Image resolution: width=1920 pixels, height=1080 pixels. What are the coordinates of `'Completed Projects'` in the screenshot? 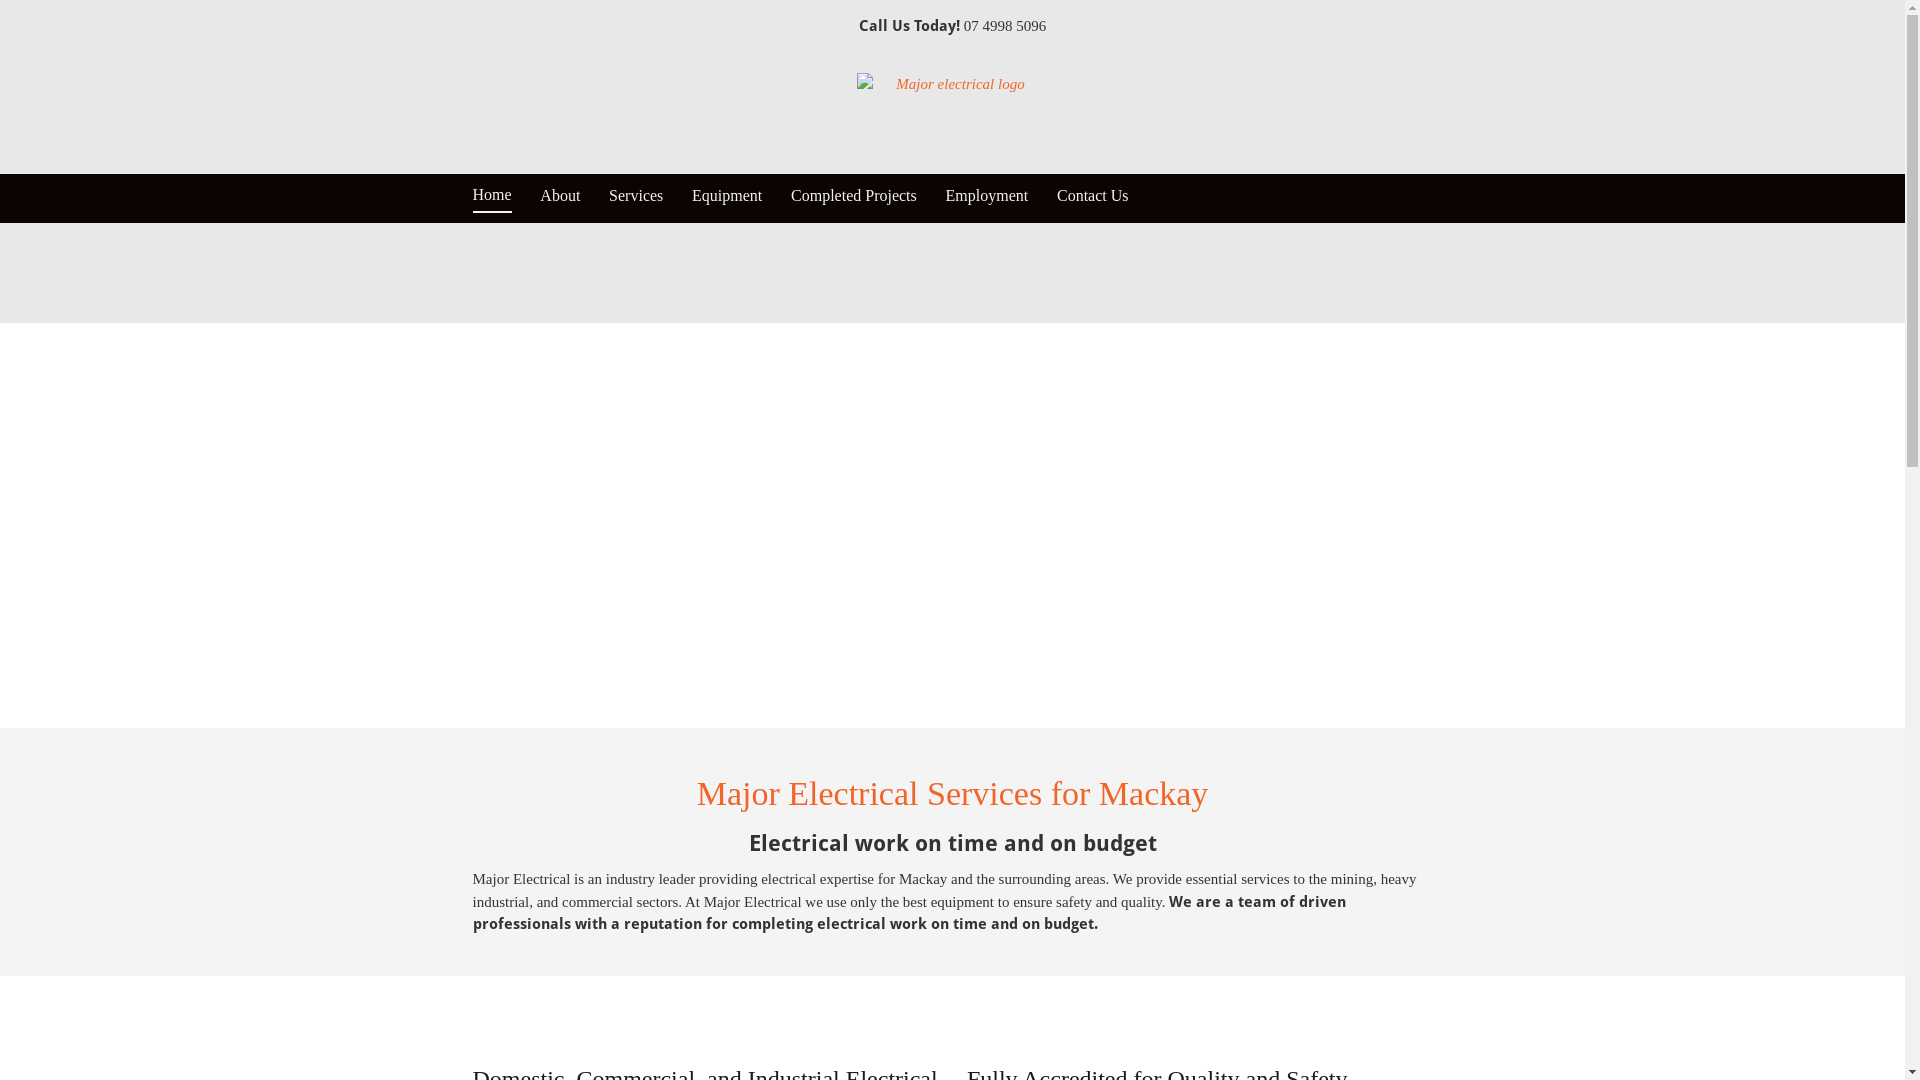 It's located at (854, 197).